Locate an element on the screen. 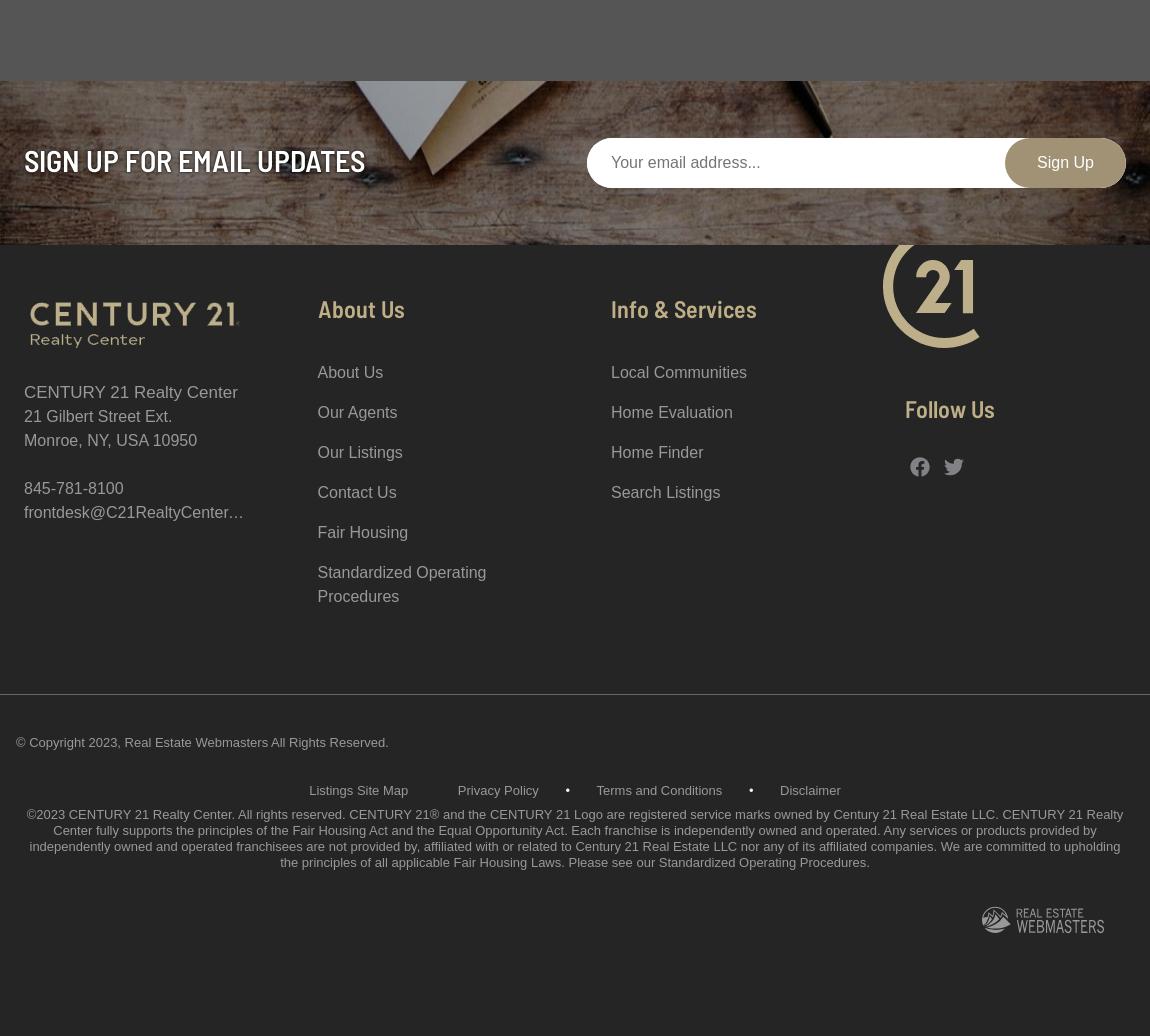 Image resolution: width=1150 pixels, height=1036 pixels. 'Listings Site Map' is located at coordinates (309, 790).